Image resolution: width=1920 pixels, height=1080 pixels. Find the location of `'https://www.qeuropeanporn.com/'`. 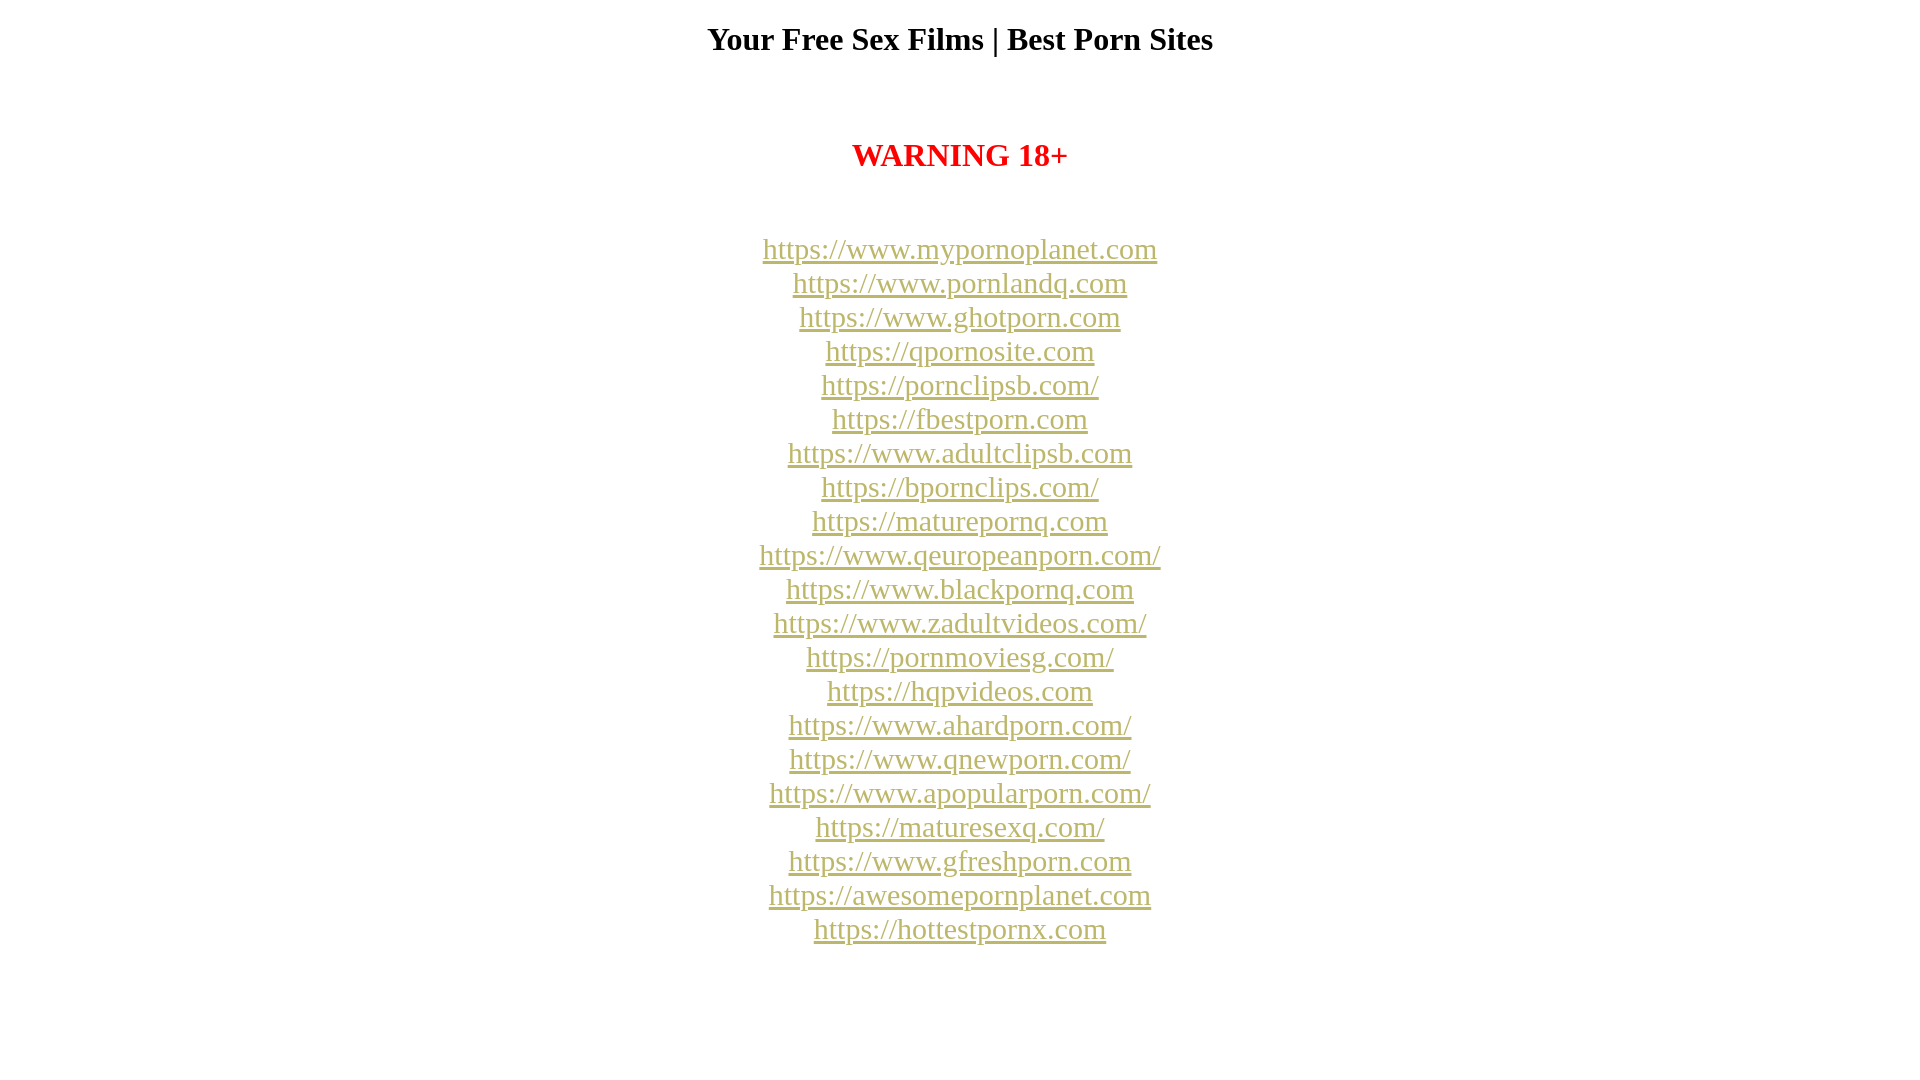

'https://www.qeuropeanporn.com/' is located at coordinates (958, 554).